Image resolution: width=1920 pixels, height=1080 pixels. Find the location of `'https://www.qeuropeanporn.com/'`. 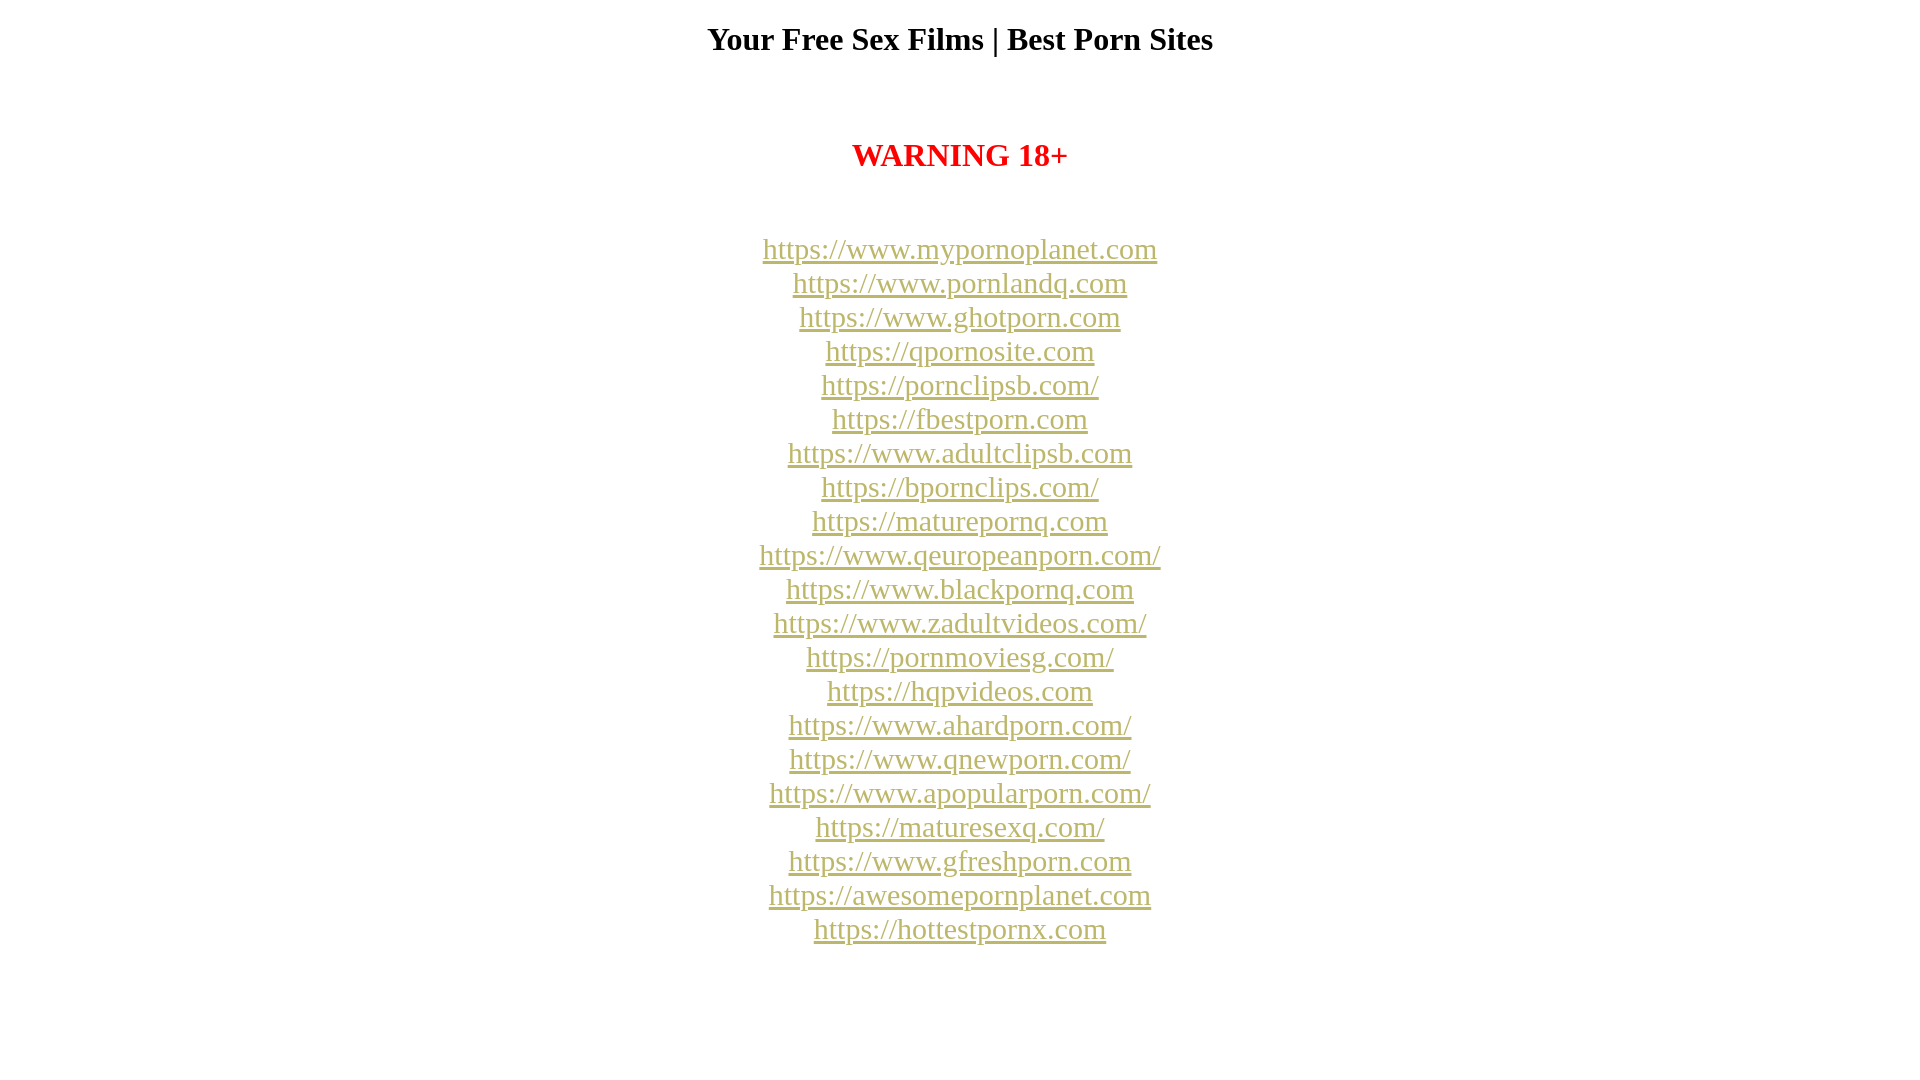

'https://www.qeuropeanporn.com/' is located at coordinates (958, 554).